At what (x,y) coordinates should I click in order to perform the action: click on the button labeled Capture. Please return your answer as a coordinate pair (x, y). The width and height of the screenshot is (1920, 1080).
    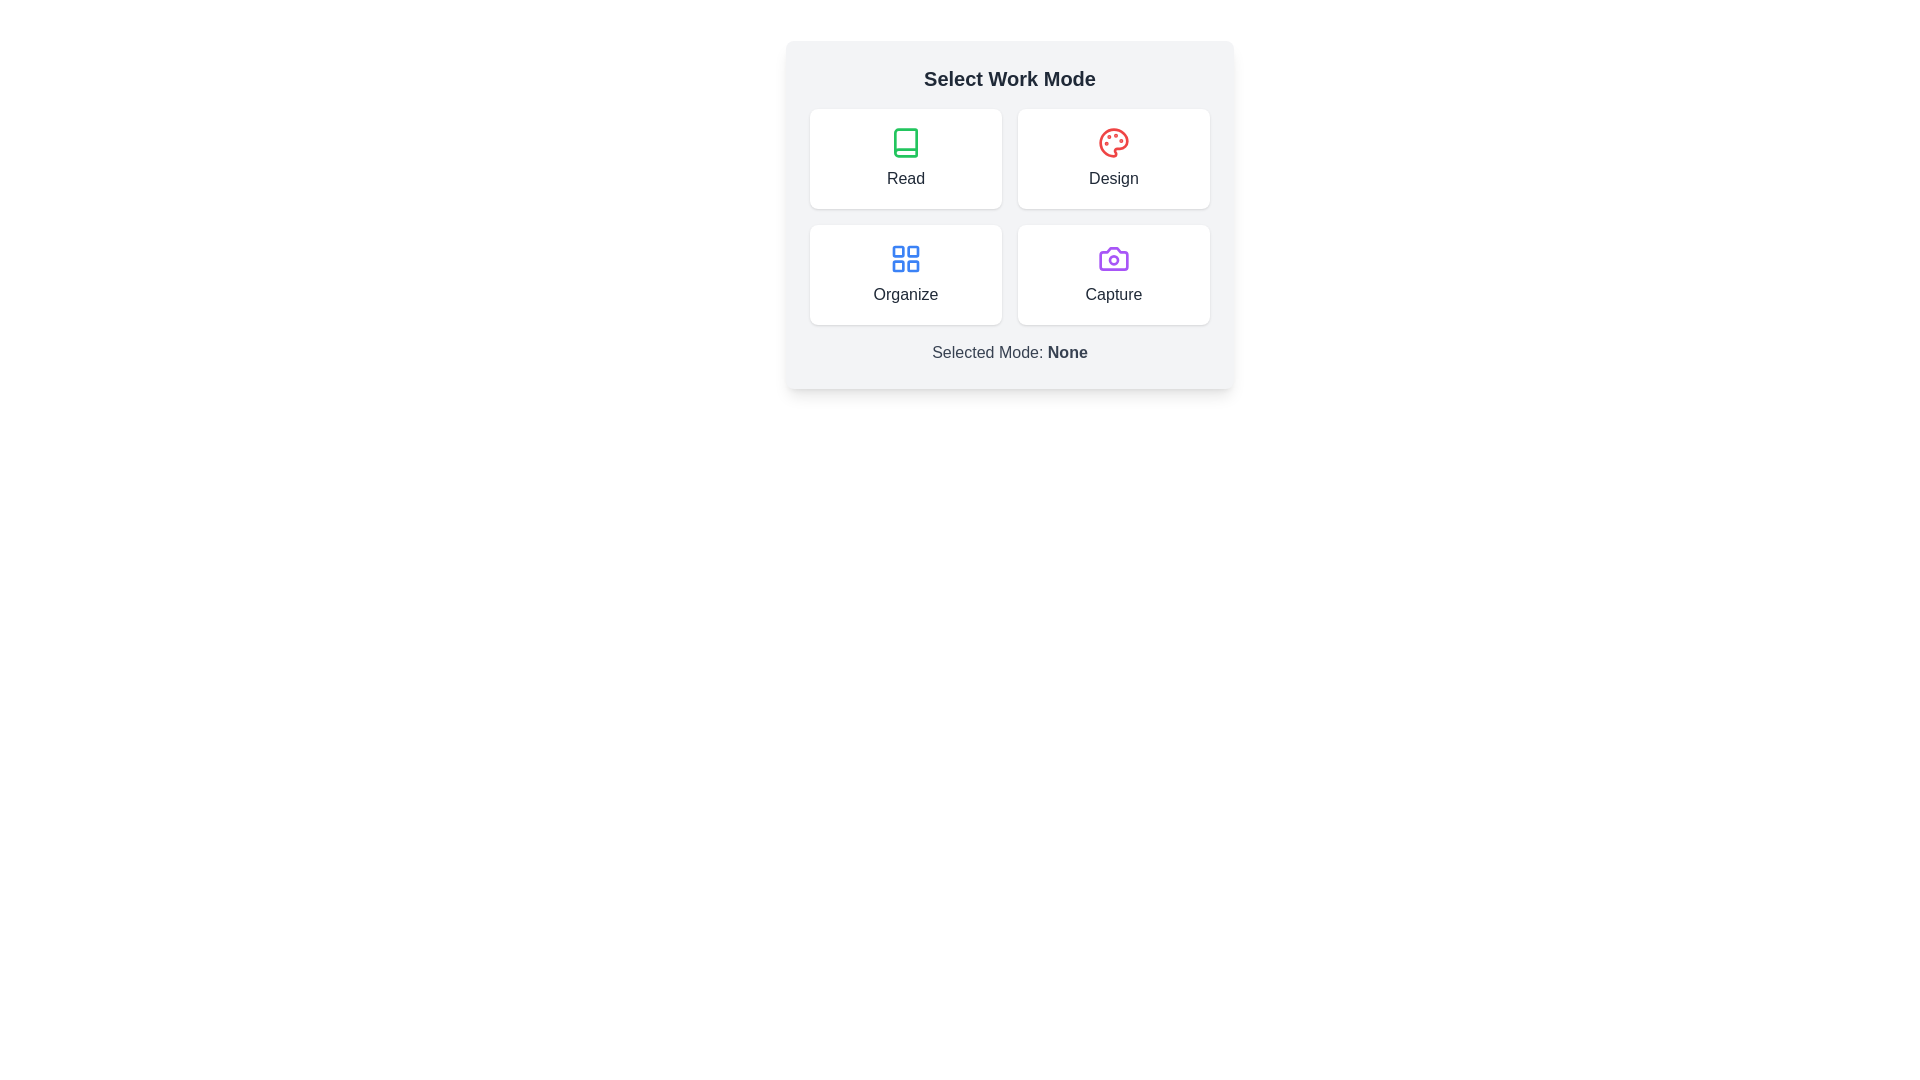
    Looking at the image, I should click on (1112, 274).